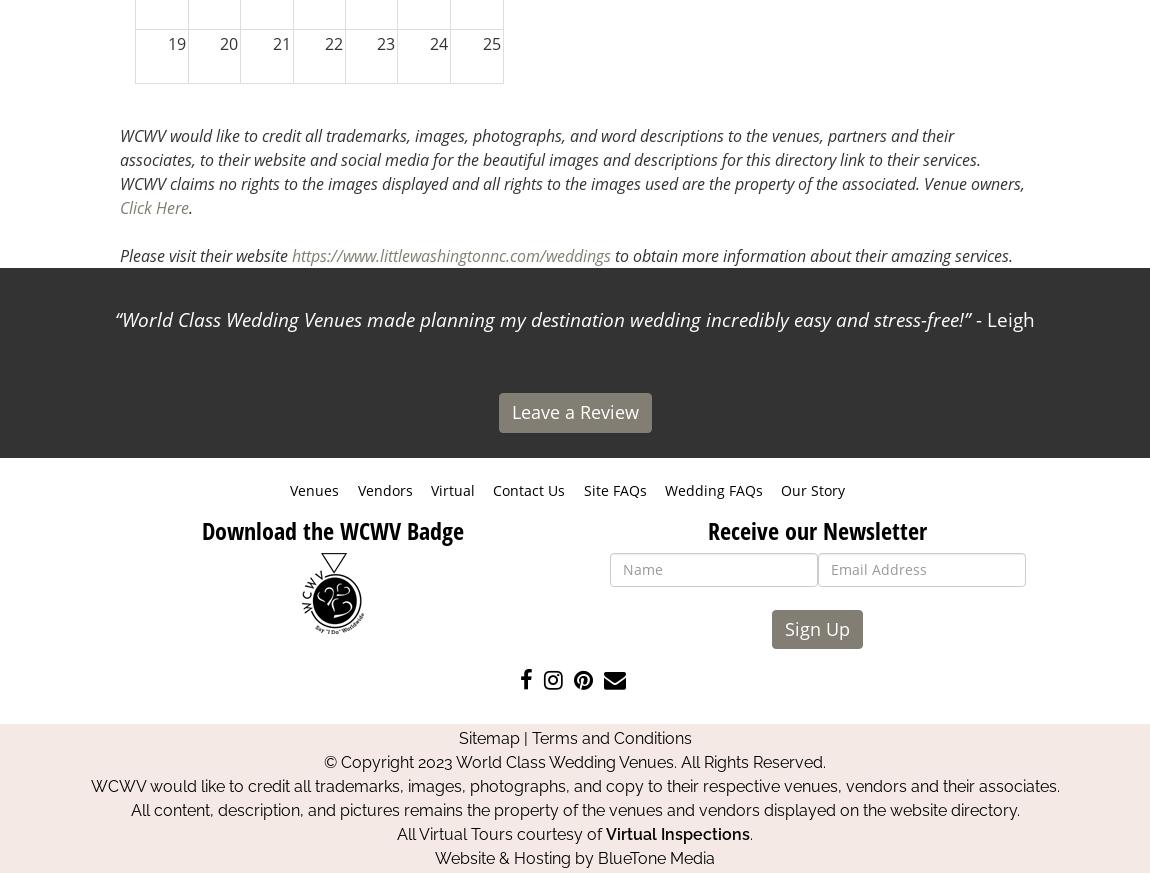 The width and height of the screenshot is (1150, 873). I want to click on 'BlueTone Media', so click(655, 858).